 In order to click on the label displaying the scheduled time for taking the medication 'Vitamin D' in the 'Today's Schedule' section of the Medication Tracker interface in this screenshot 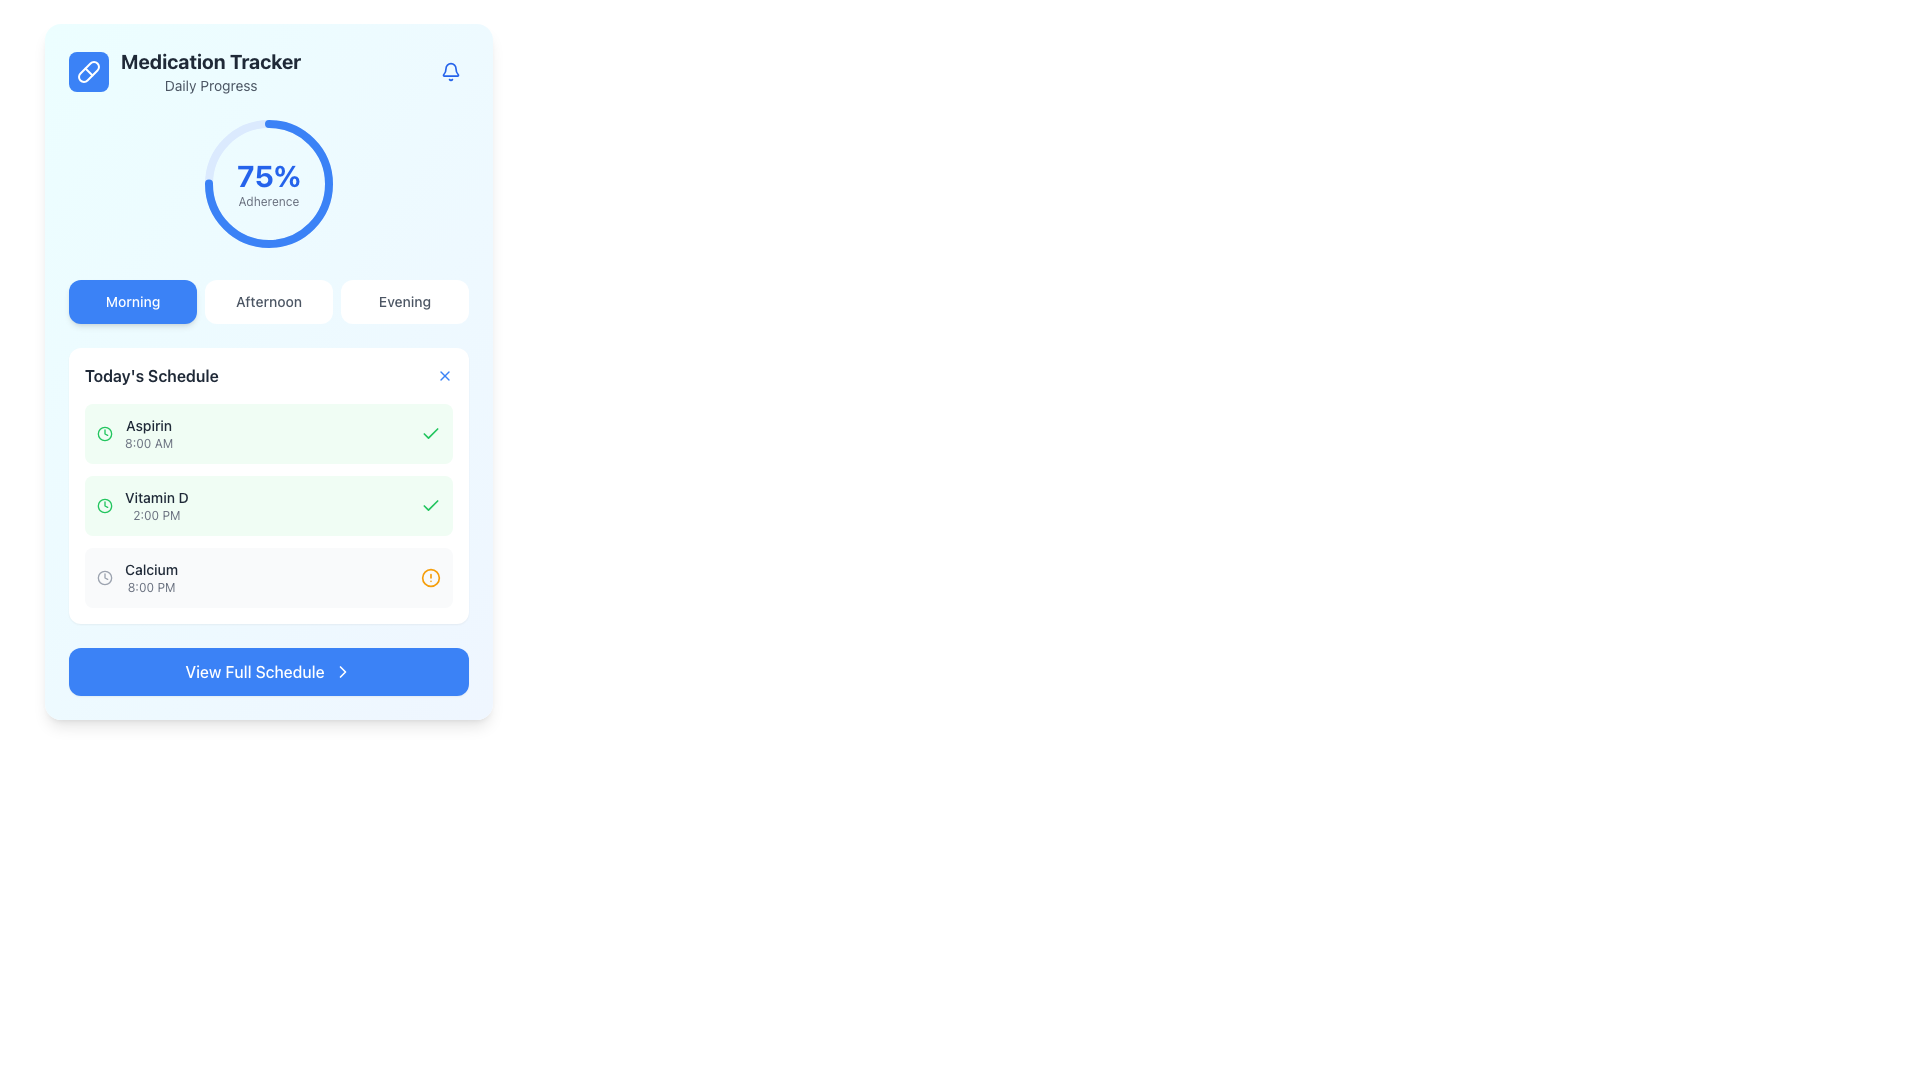, I will do `click(155, 515)`.